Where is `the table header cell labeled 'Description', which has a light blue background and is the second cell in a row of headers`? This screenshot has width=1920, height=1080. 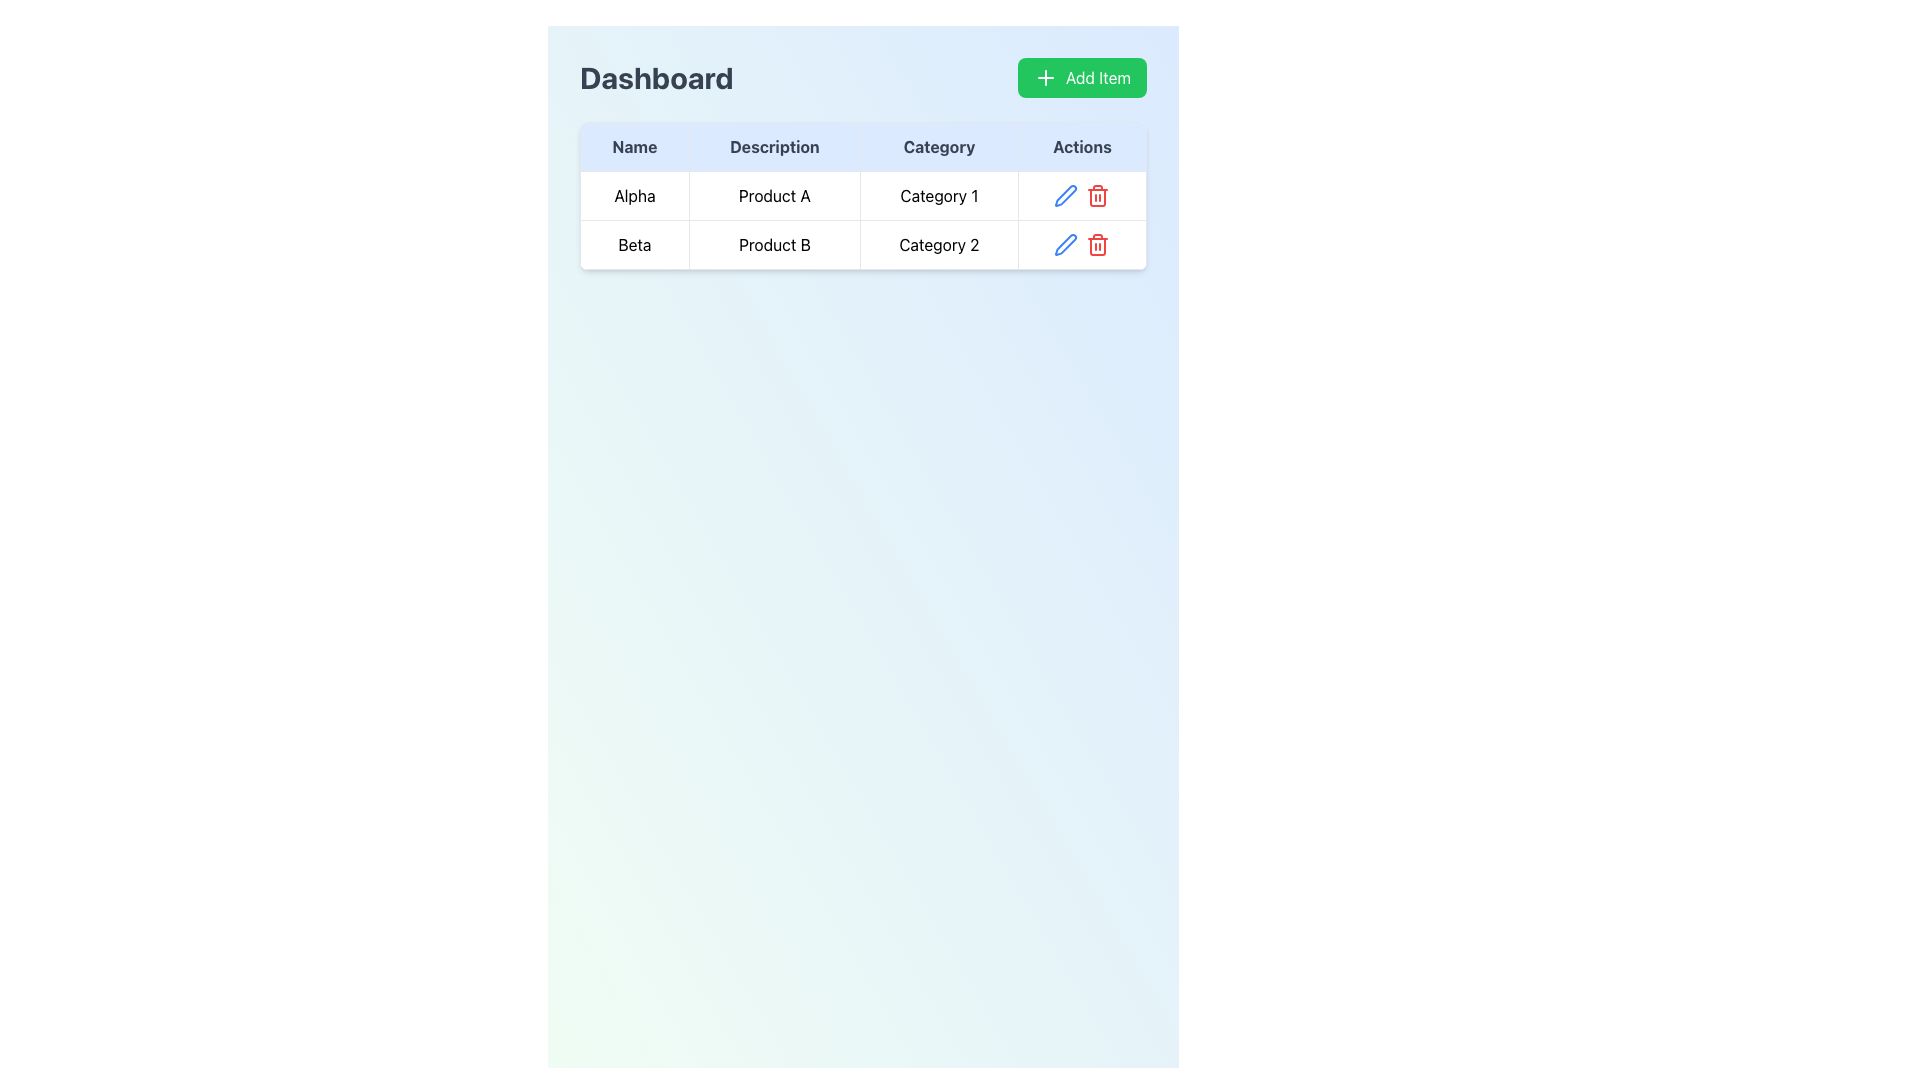
the table header cell labeled 'Description', which has a light blue background and is the second cell in a row of headers is located at coordinates (773, 145).